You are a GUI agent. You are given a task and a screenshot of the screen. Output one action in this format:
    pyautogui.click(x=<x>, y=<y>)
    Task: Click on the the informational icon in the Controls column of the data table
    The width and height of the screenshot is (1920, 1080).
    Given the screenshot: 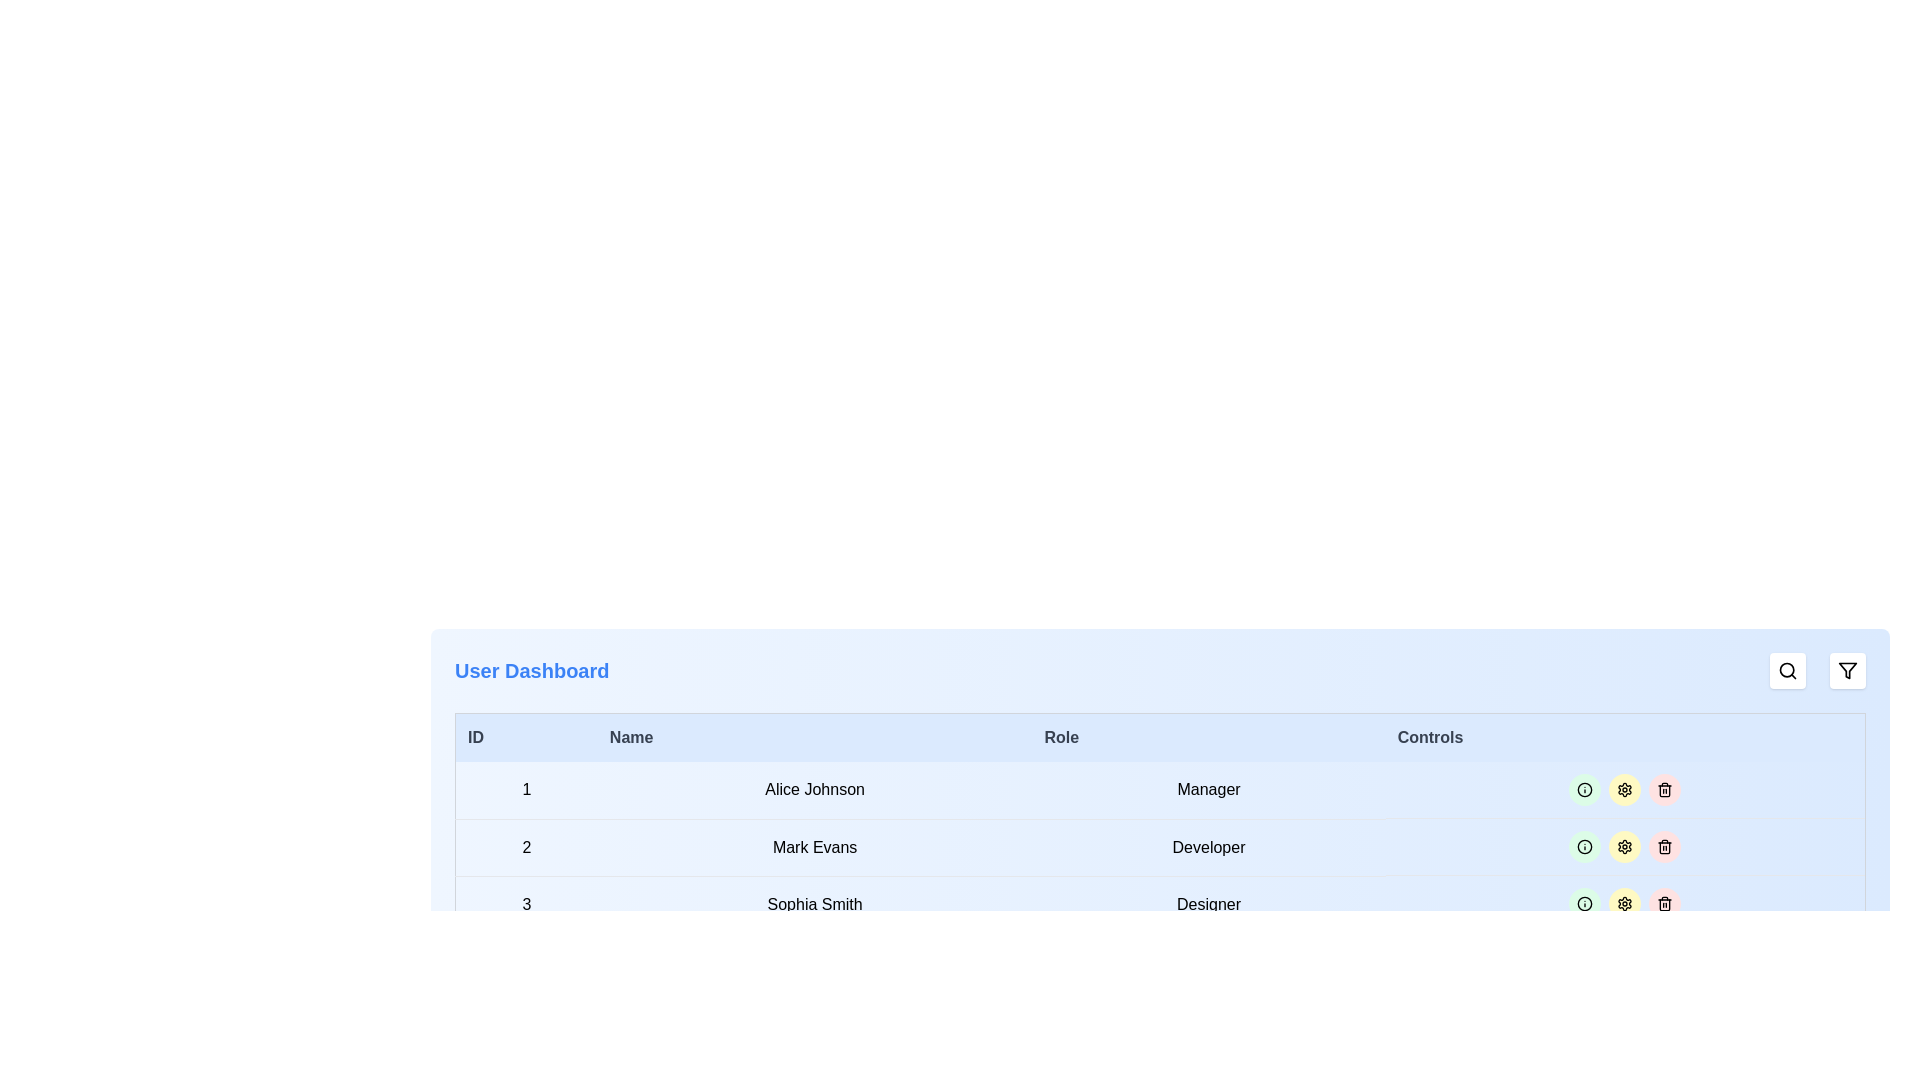 What is the action you would take?
    pyautogui.click(x=1584, y=789)
    